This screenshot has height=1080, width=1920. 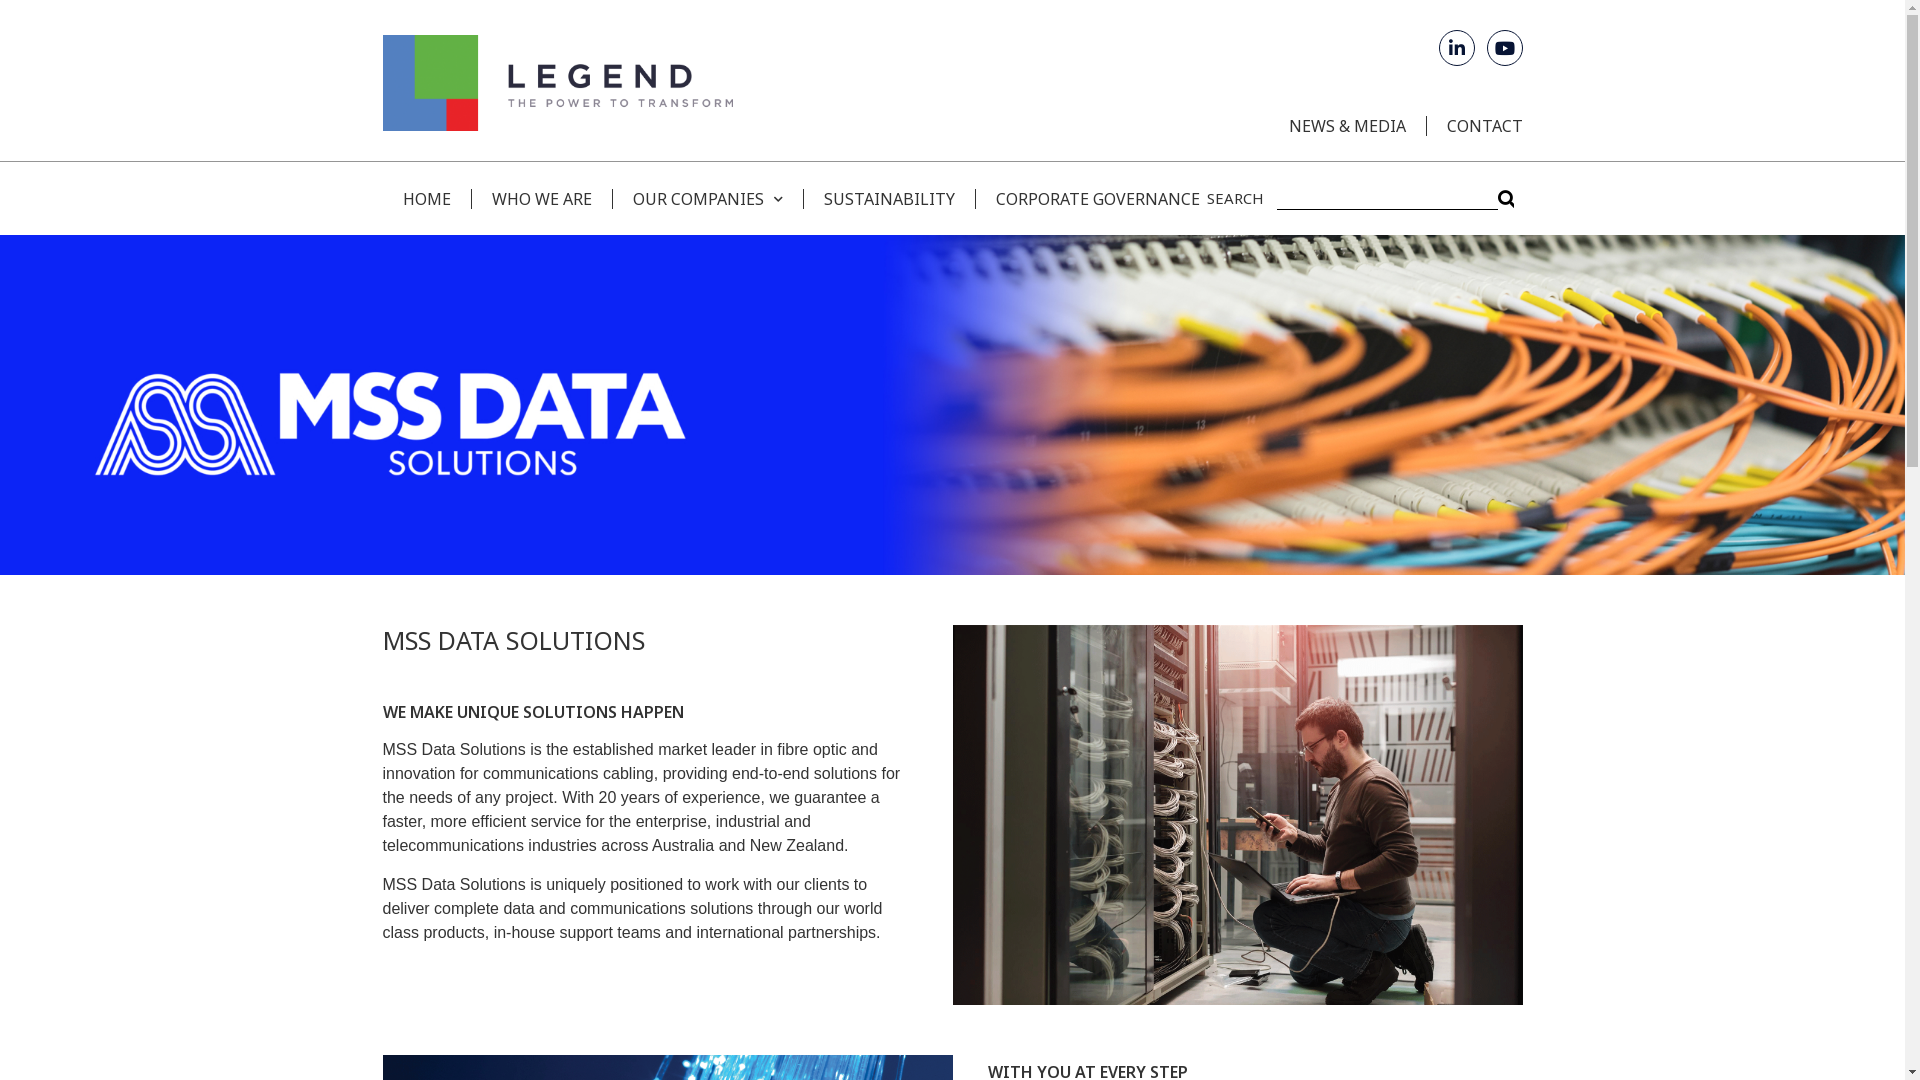 I want to click on 'OUR COMPANIES', so click(x=707, y=197).